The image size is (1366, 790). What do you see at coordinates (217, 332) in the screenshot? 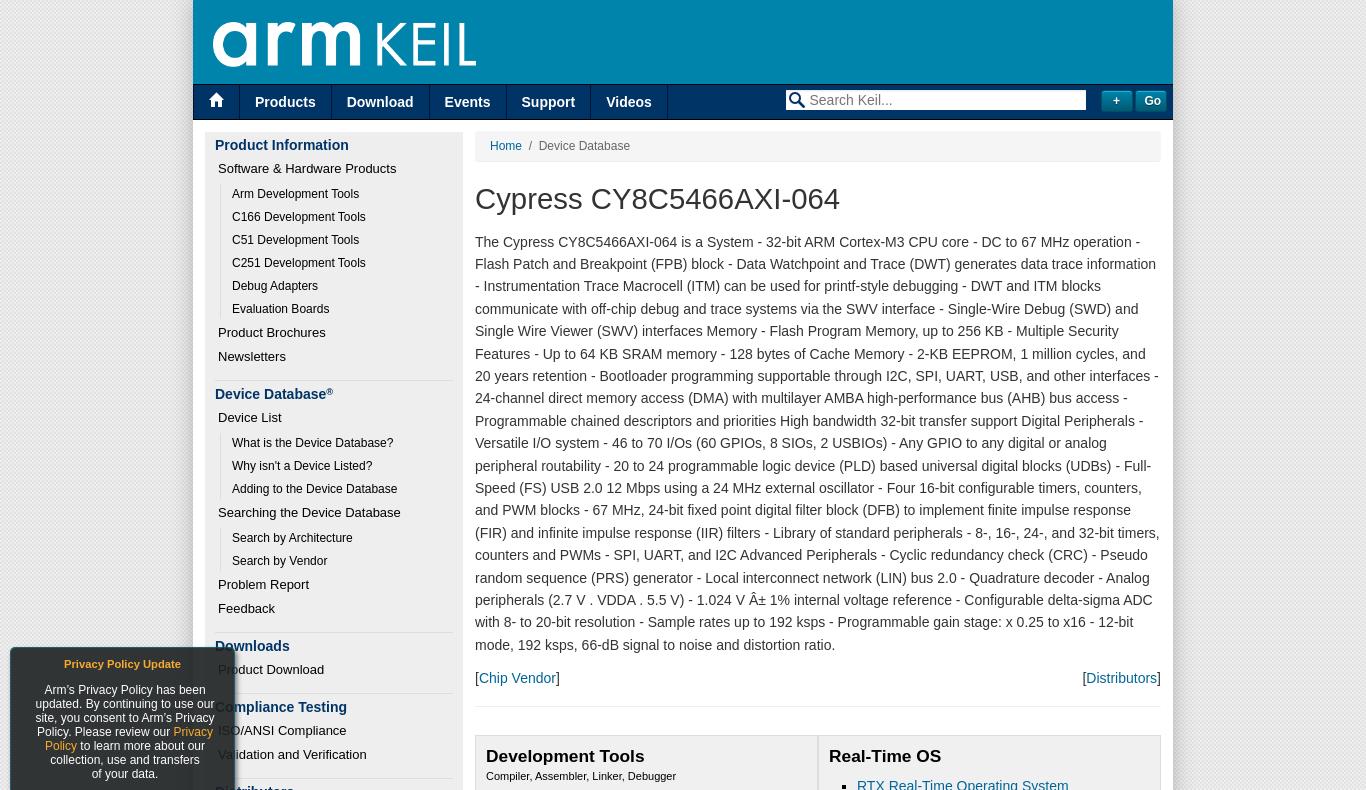
I see `'Product Brochures'` at bounding box center [217, 332].